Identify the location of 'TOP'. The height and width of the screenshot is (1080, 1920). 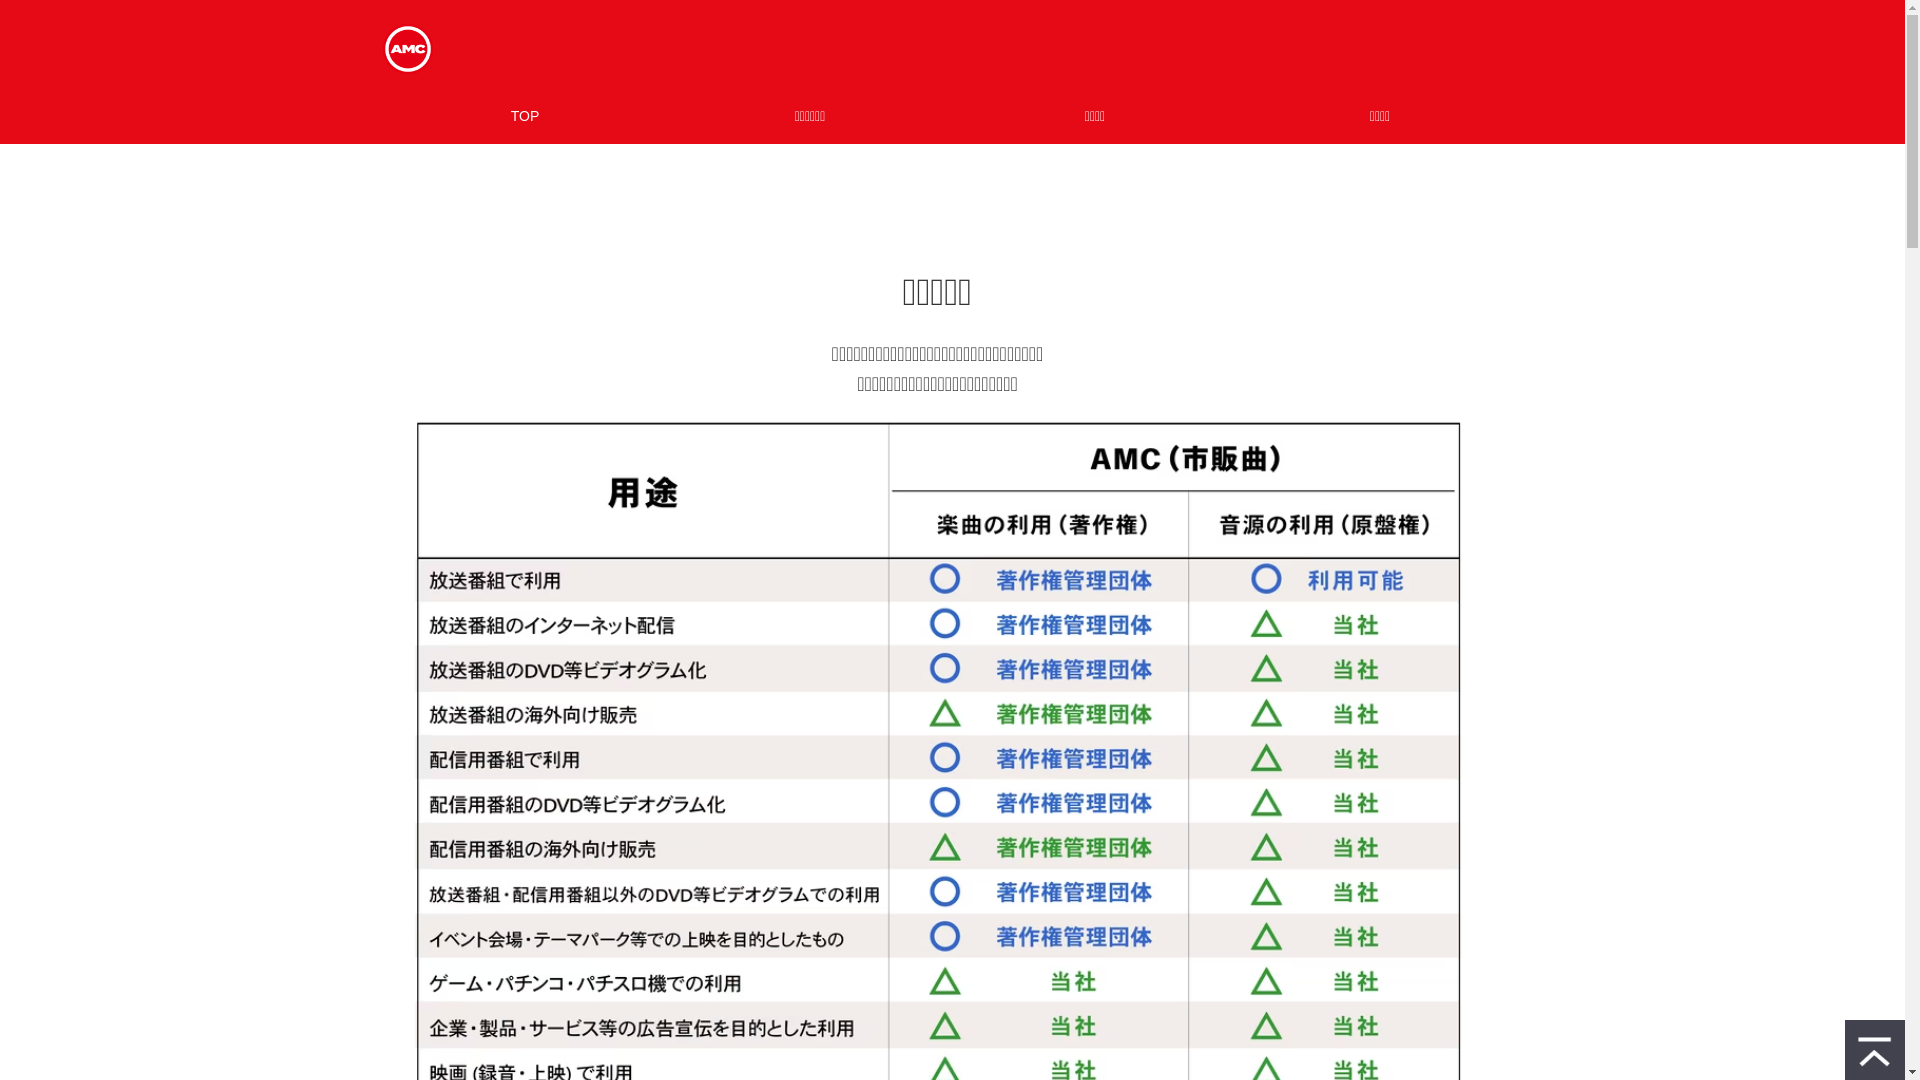
(524, 115).